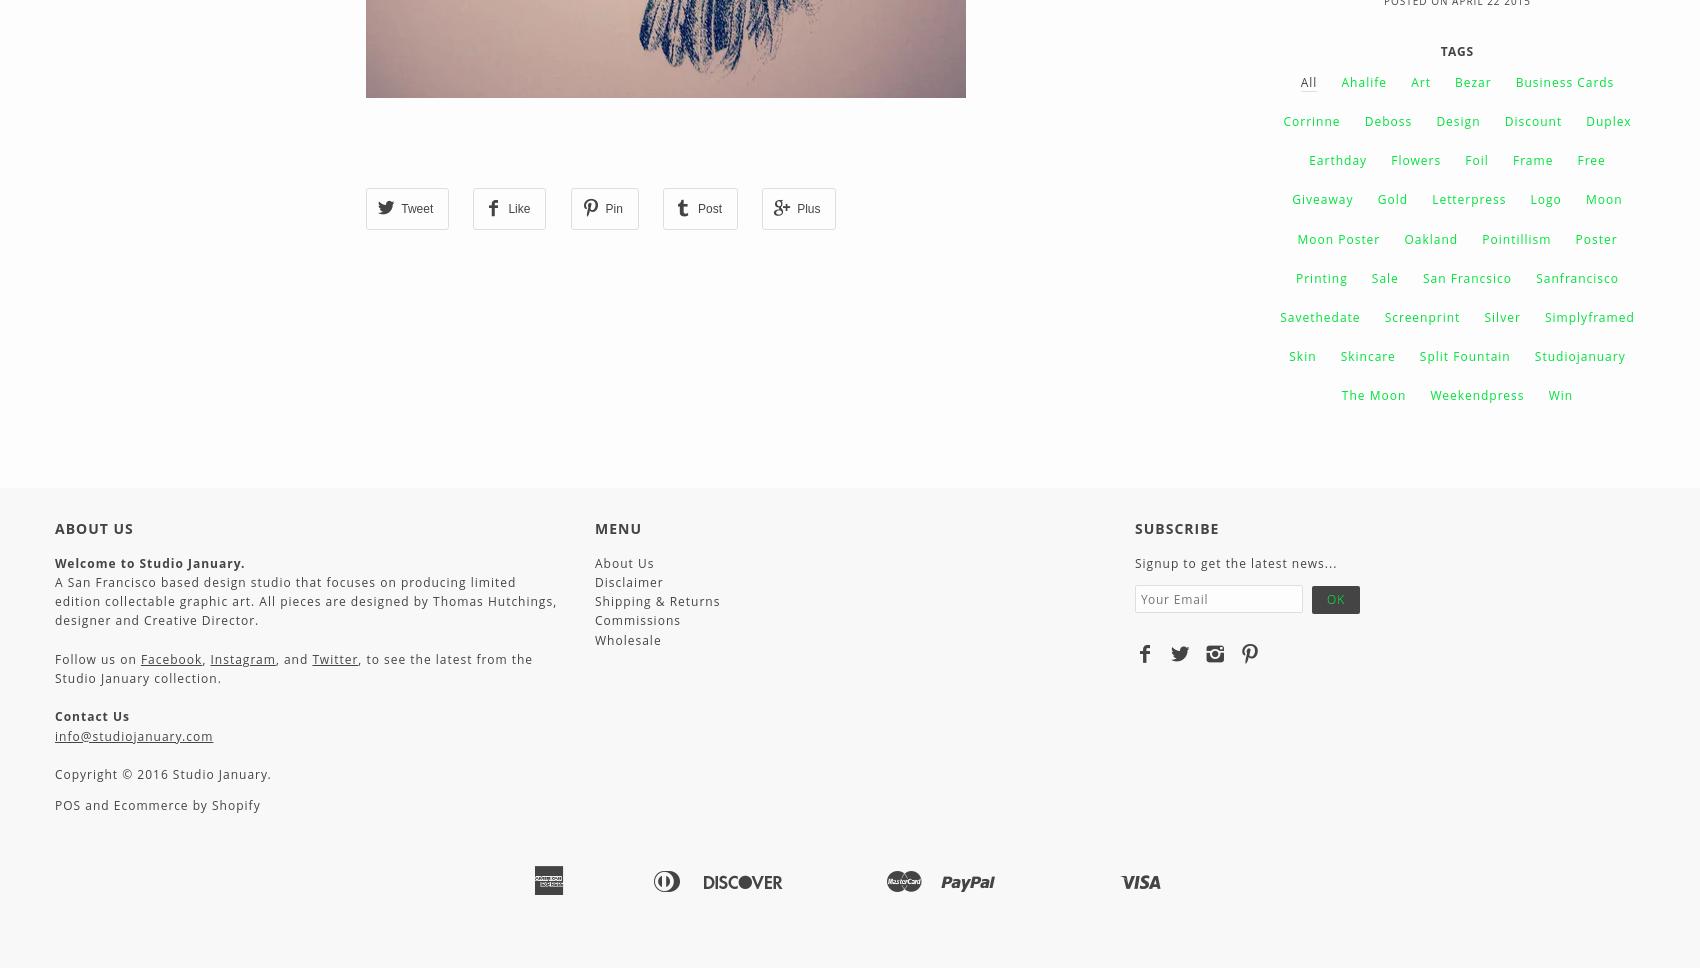  I want to click on 'POS', so click(68, 804).